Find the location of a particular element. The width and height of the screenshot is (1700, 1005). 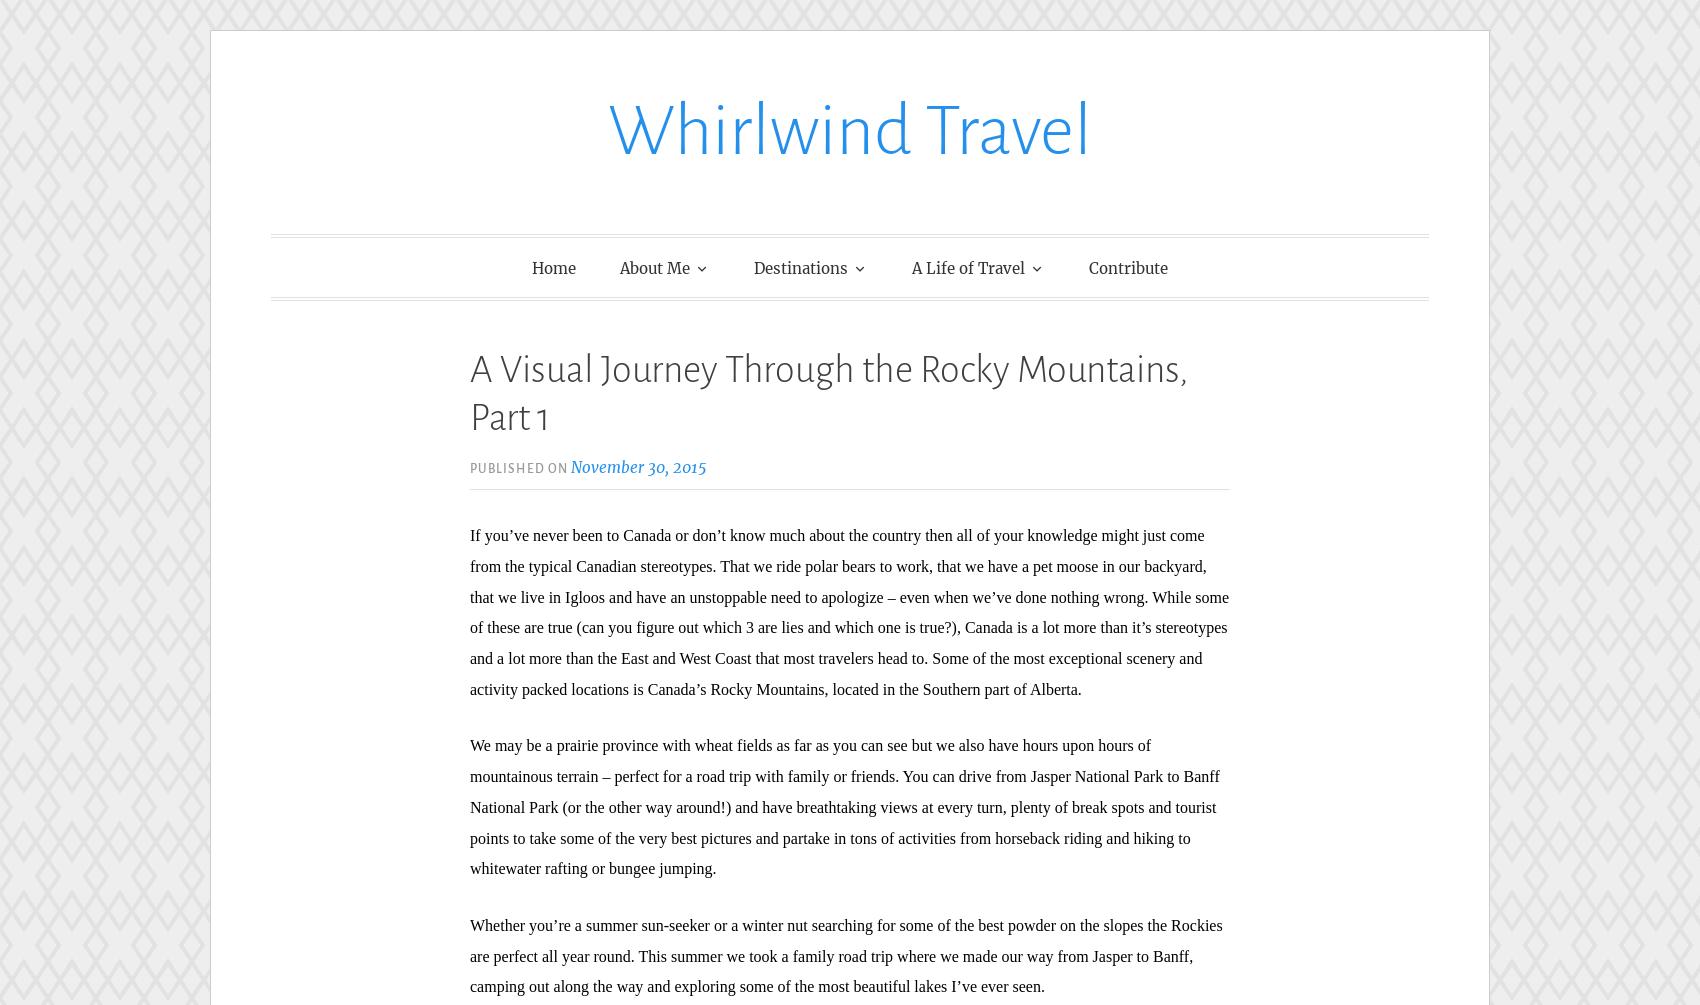

'A Visual Journey Through the Rocky Mountains, Part 1' is located at coordinates (827, 392).